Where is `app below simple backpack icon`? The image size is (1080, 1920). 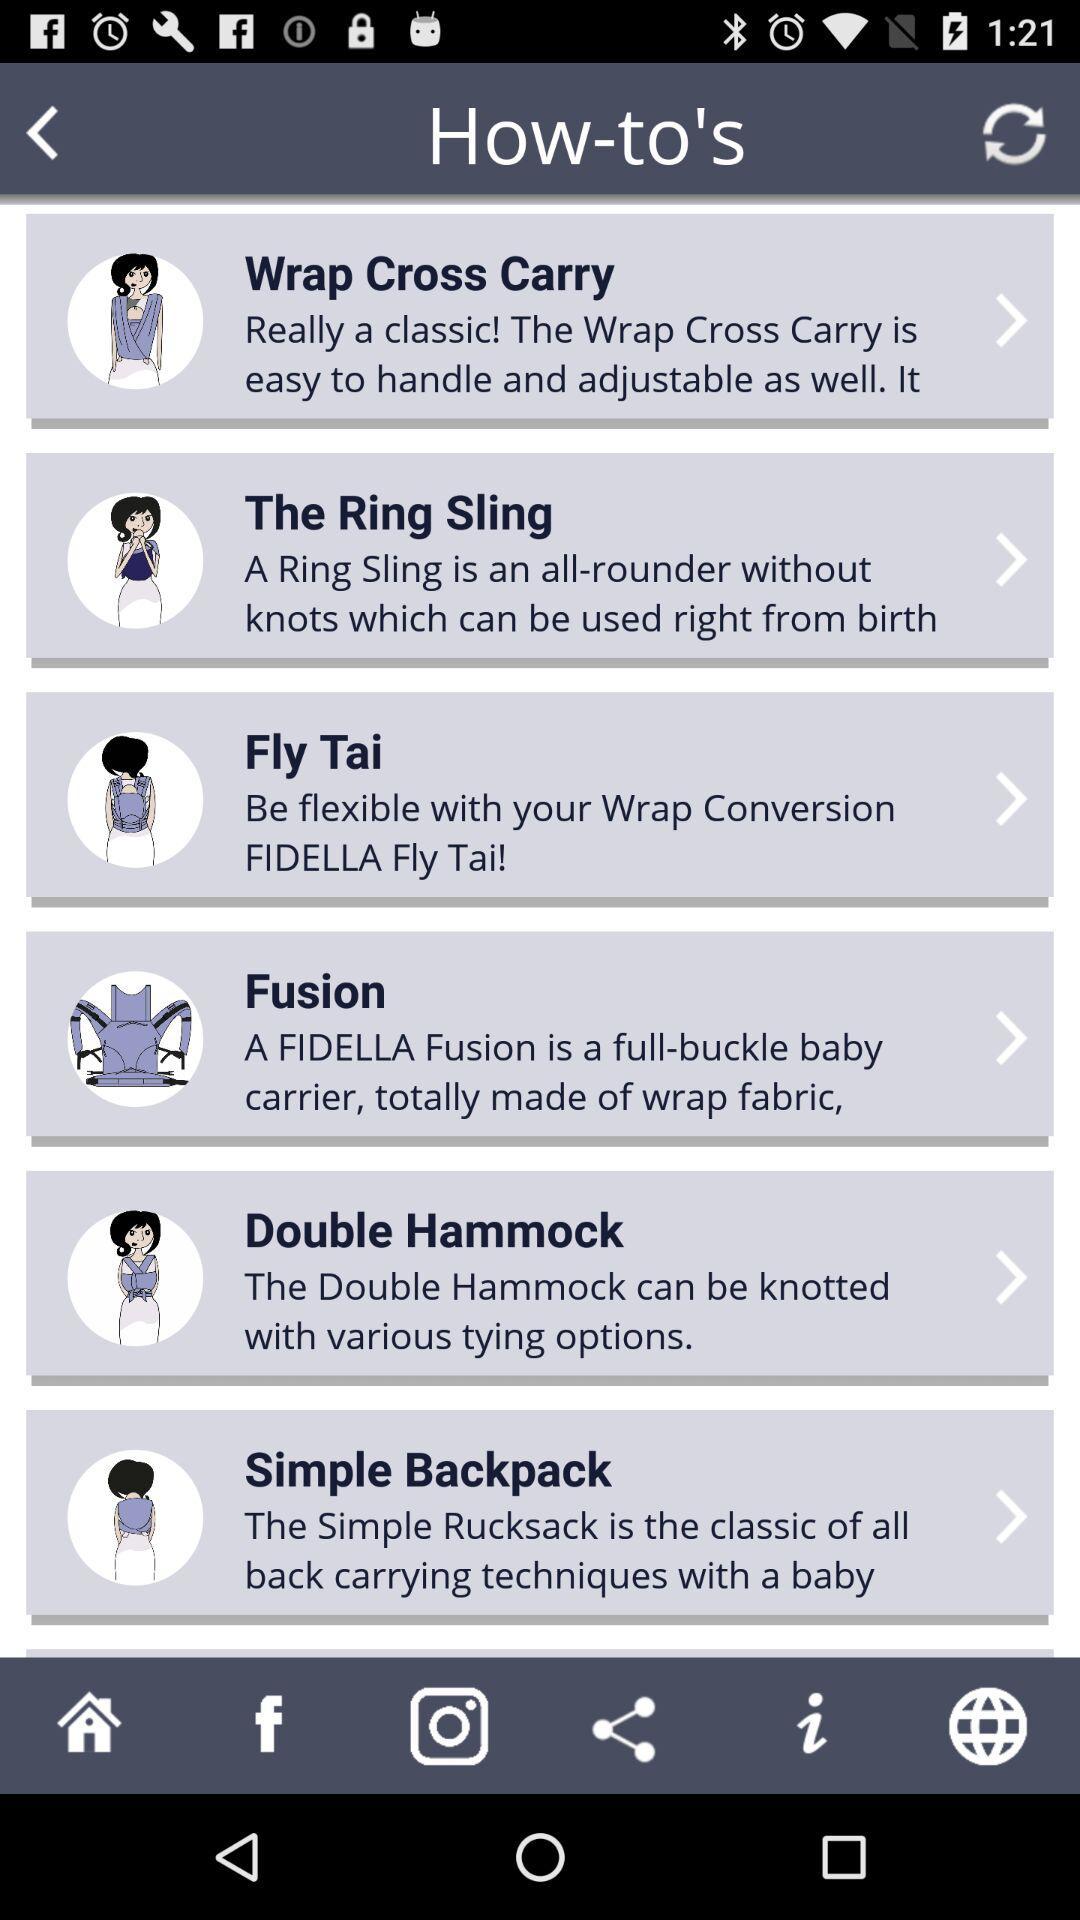 app below simple backpack icon is located at coordinates (606, 1548).